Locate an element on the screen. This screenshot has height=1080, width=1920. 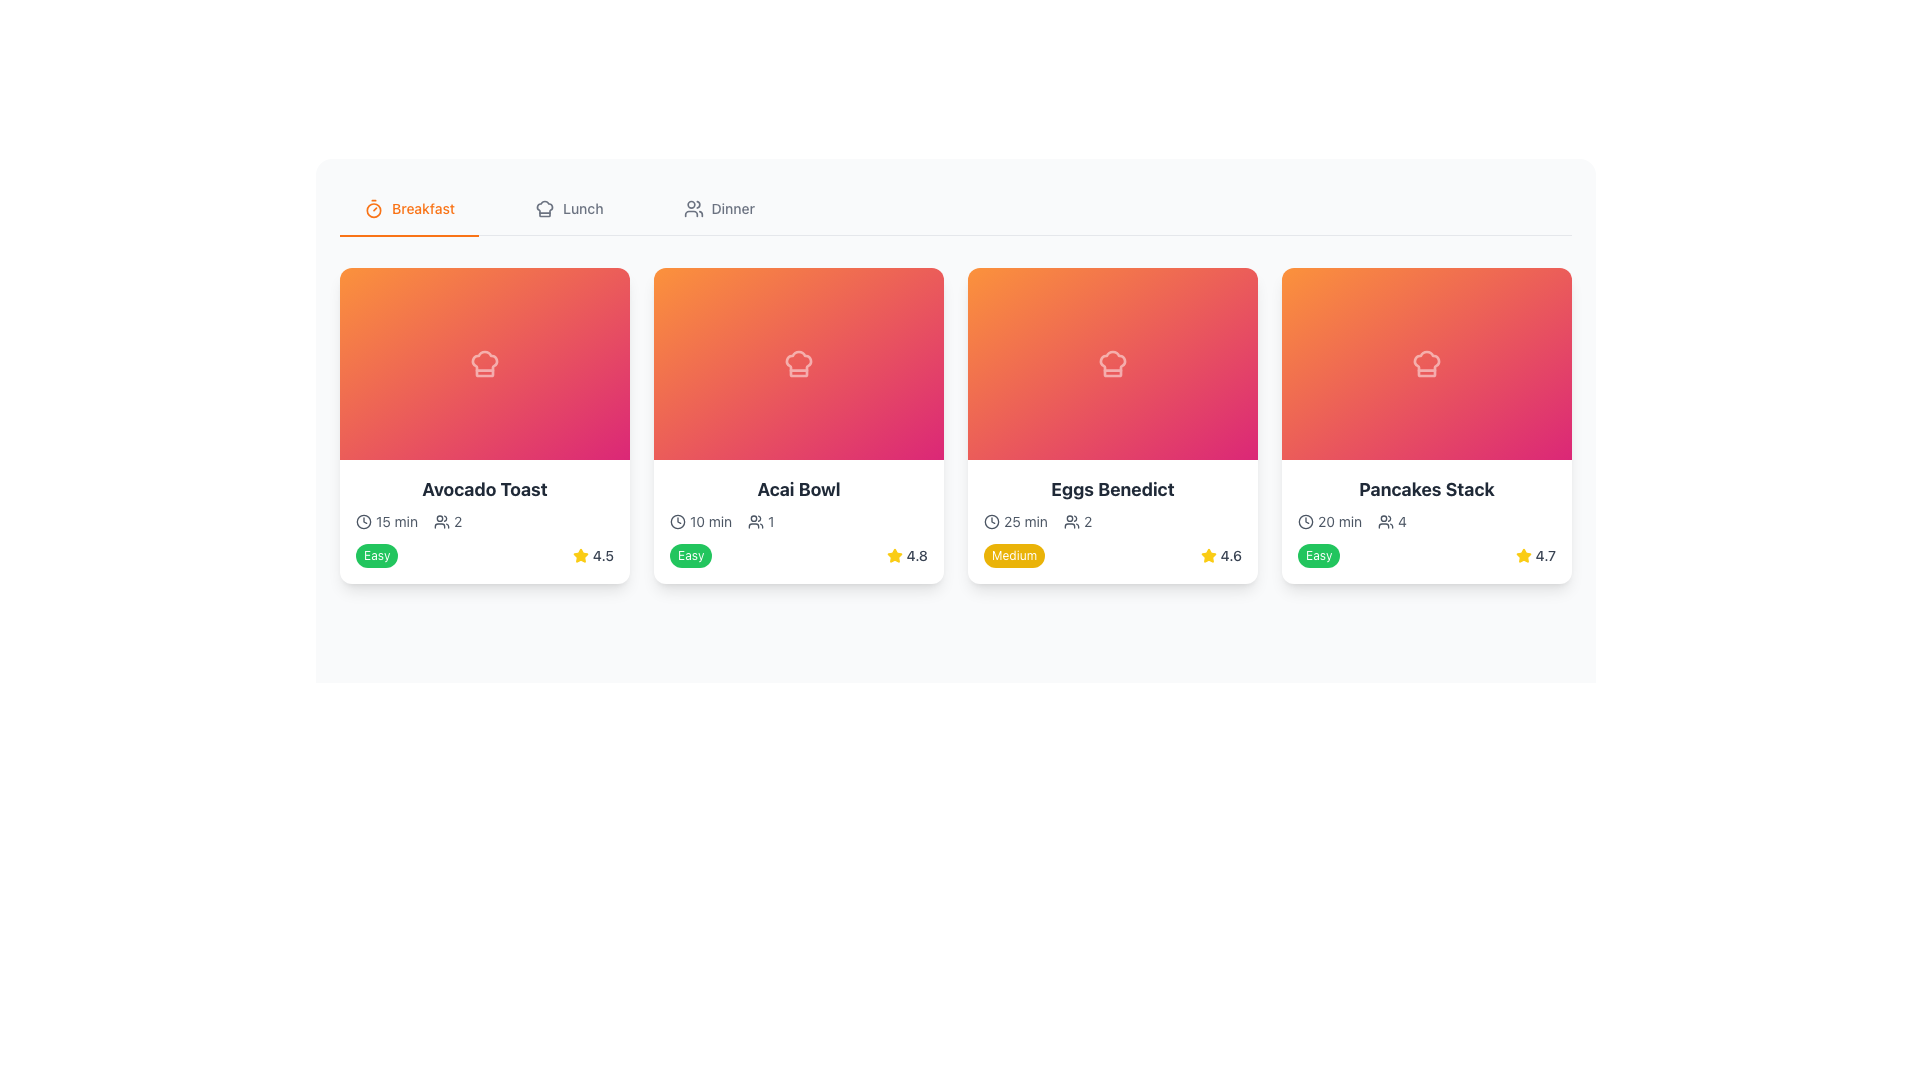
the central decorative icon representing the 'Eggs Benedict' recipe card, which is the third card in a set of four horizontally aligned recipe cards is located at coordinates (1112, 363).